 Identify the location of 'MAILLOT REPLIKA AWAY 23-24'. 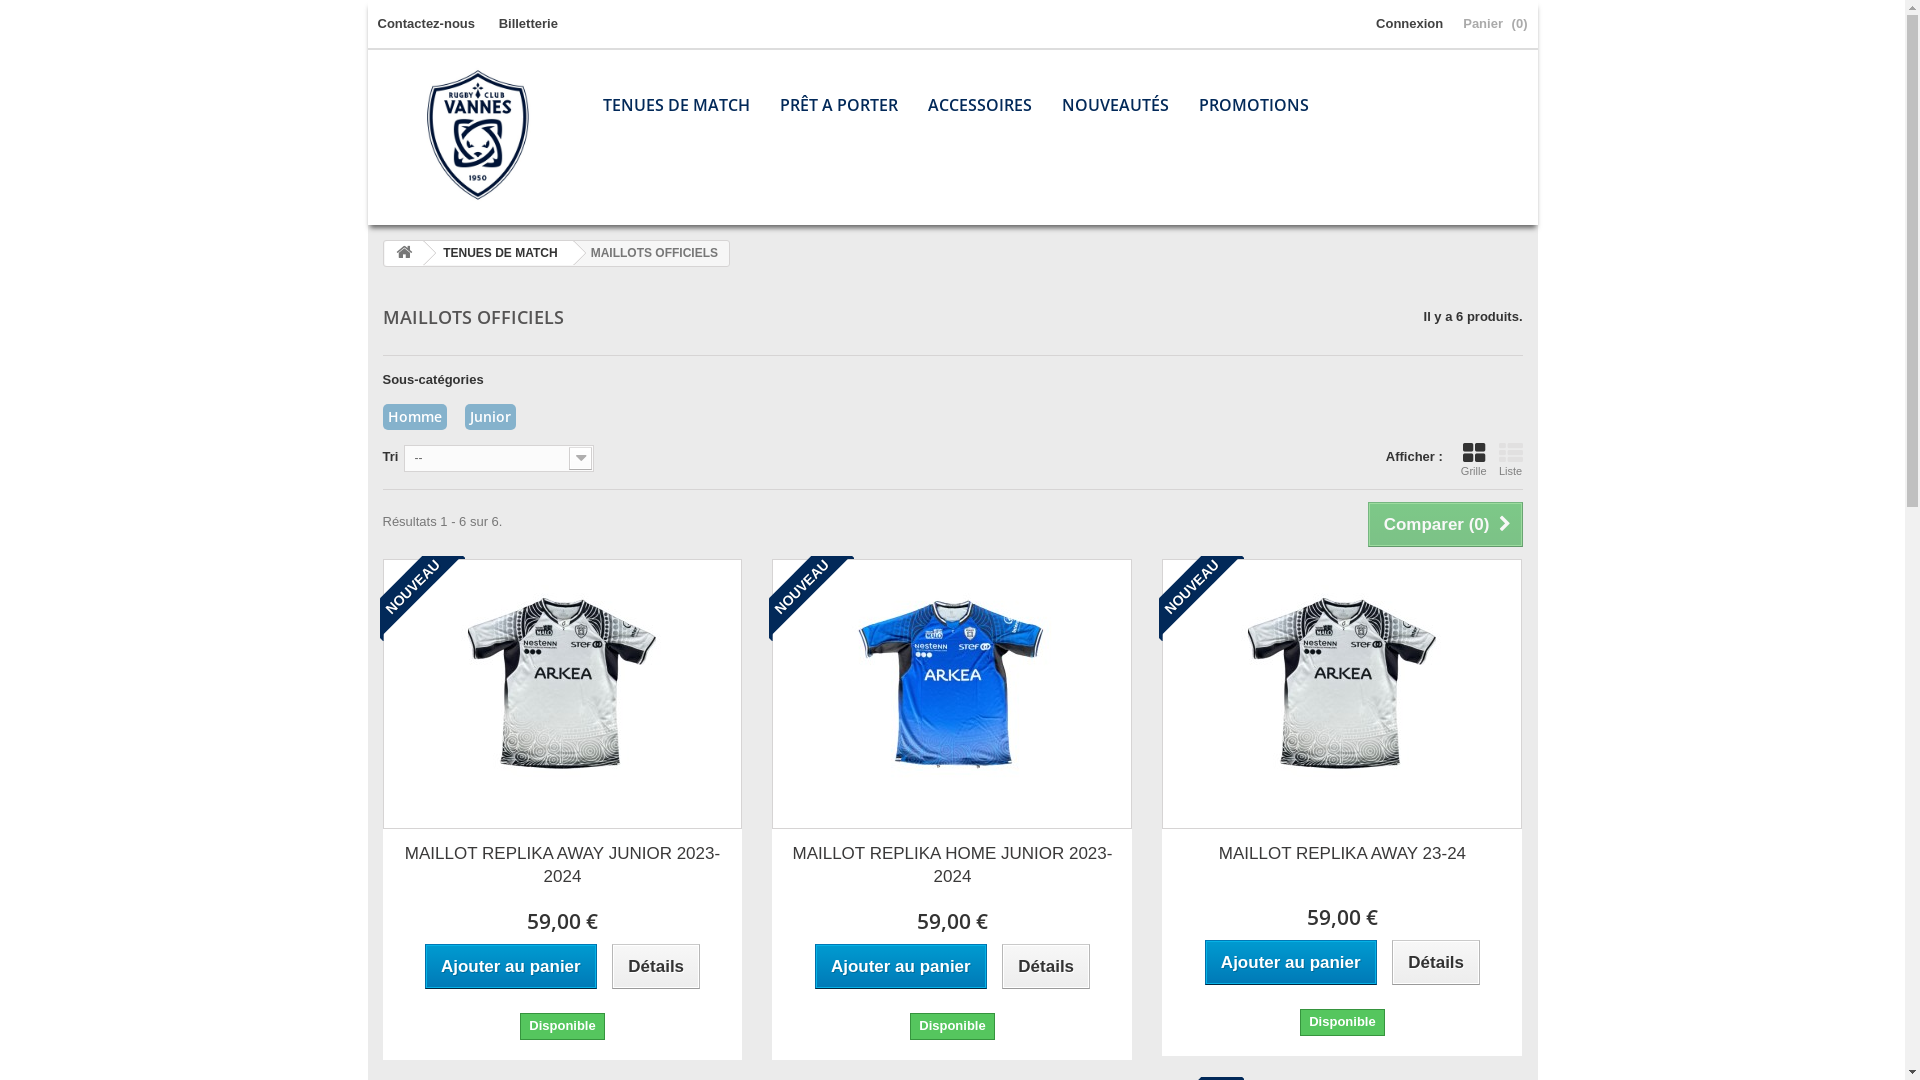
(1216, 692).